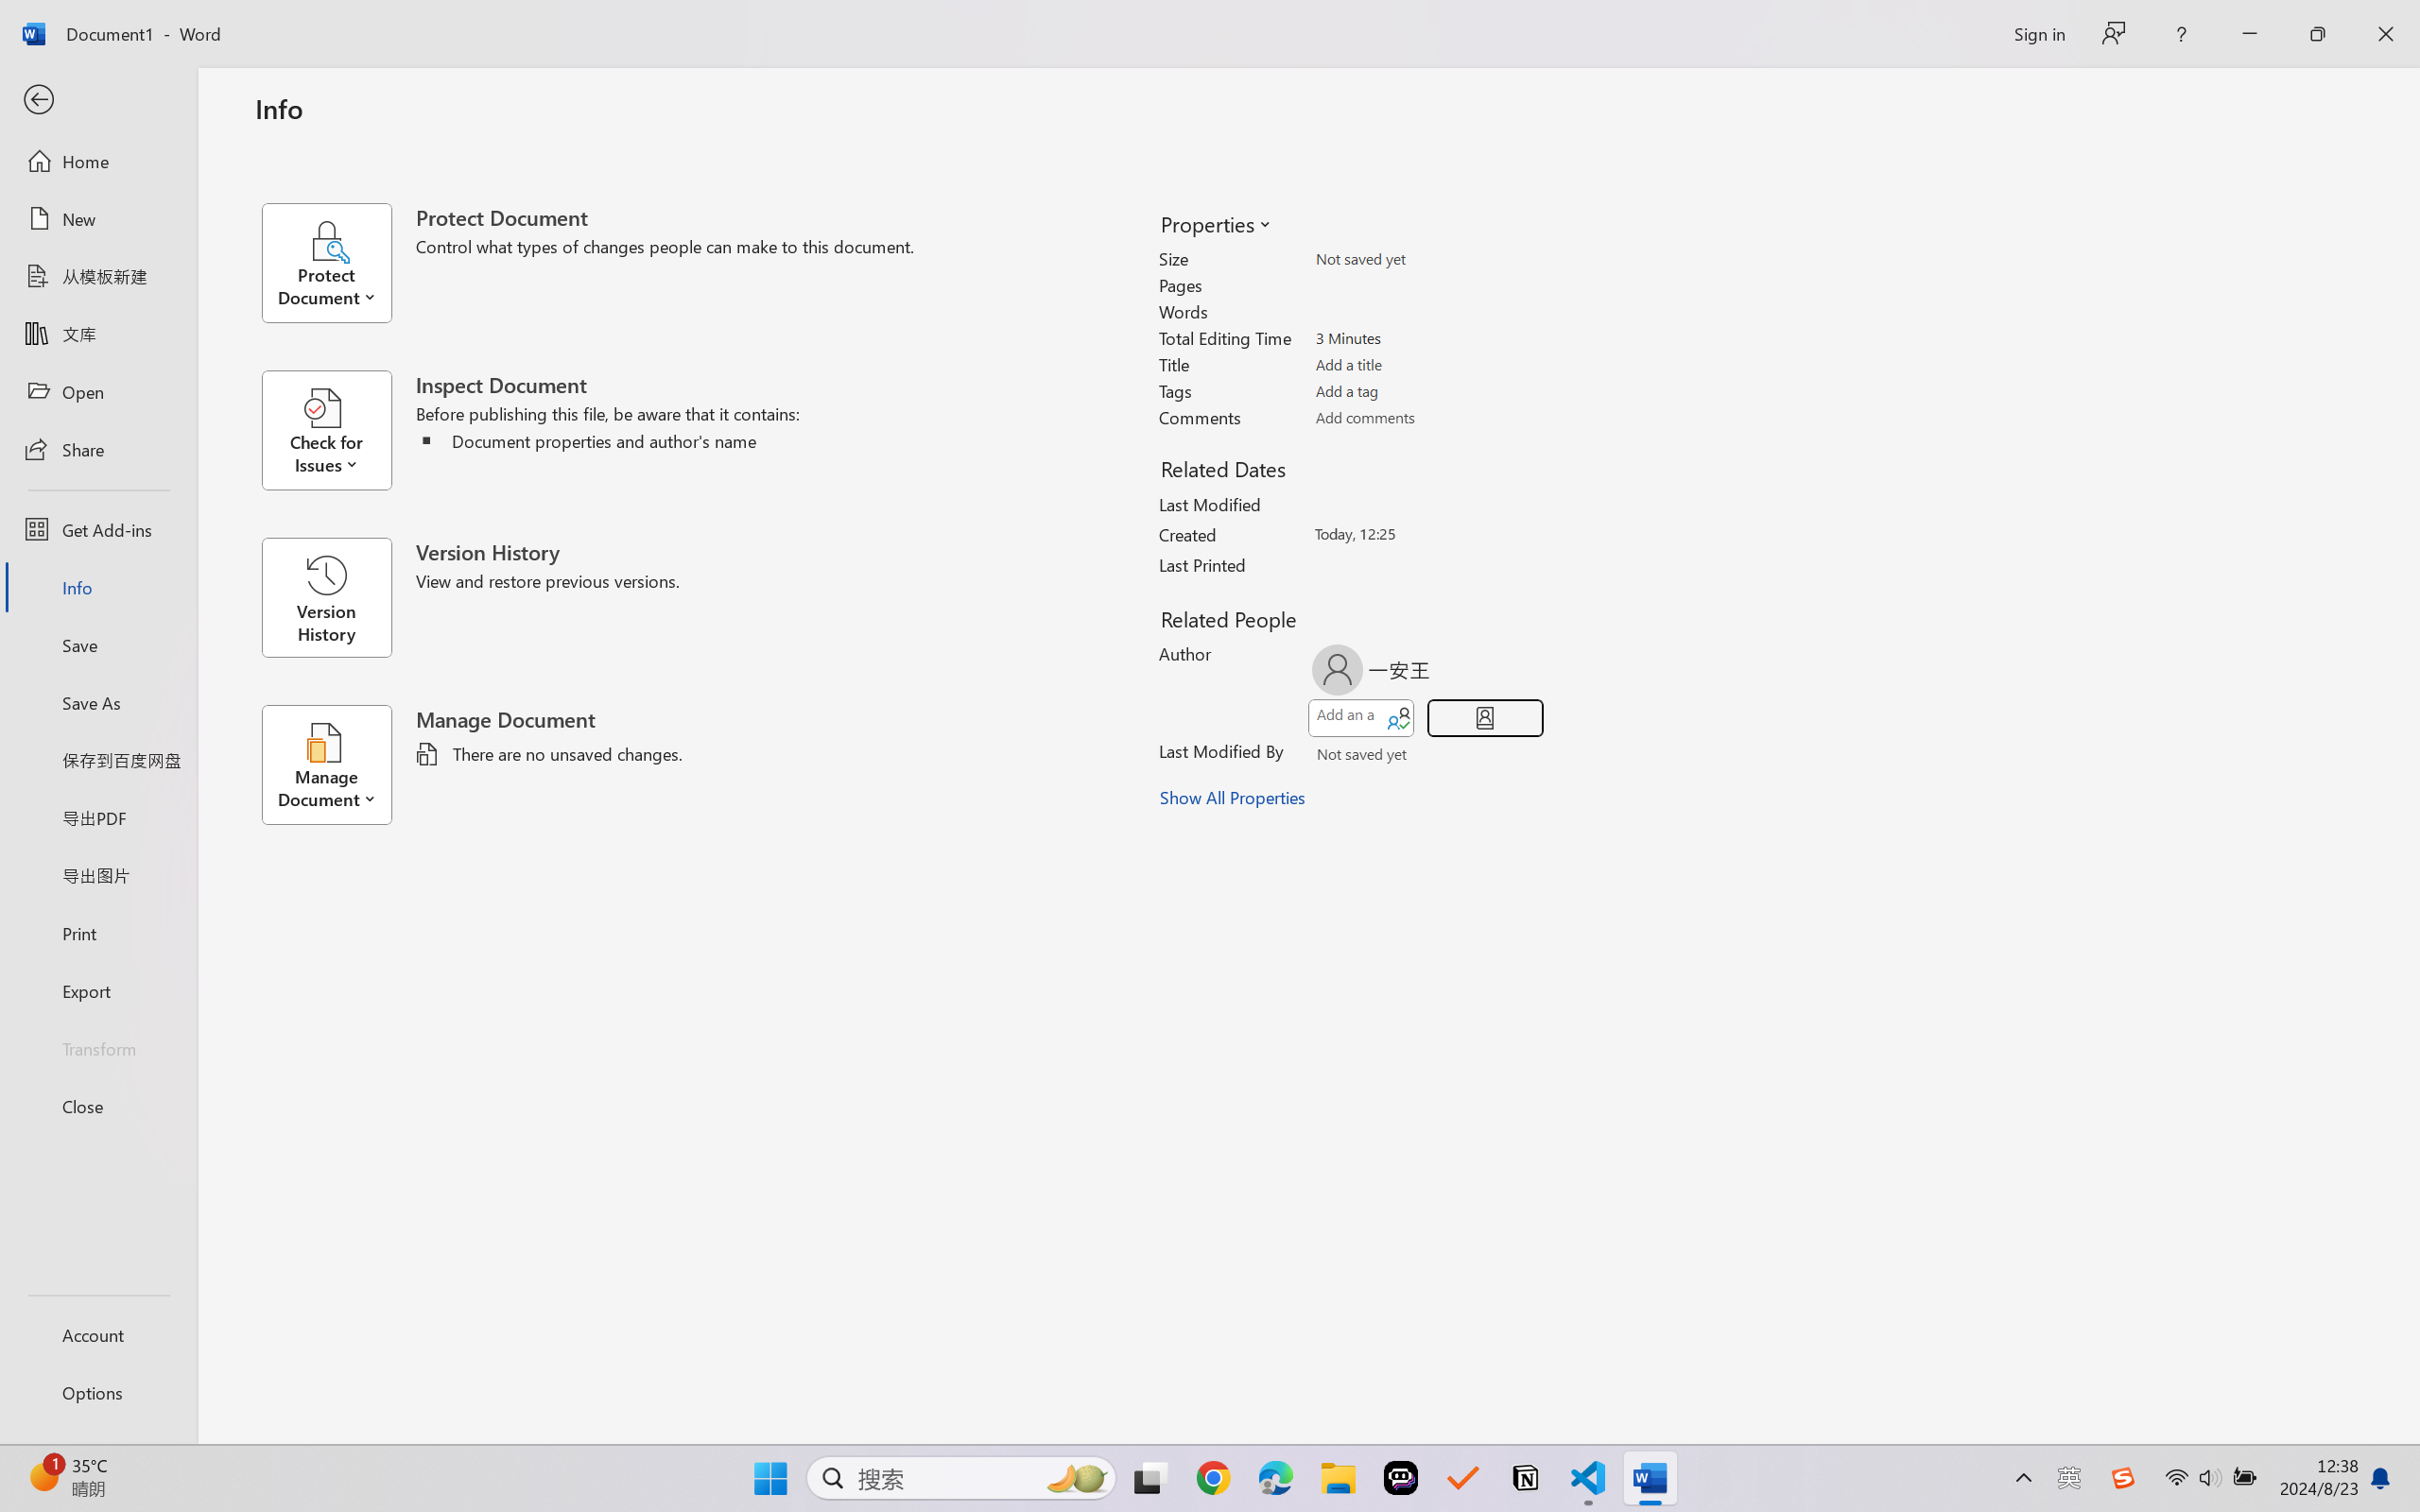  I want to click on 'Words', so click(1426, 311).